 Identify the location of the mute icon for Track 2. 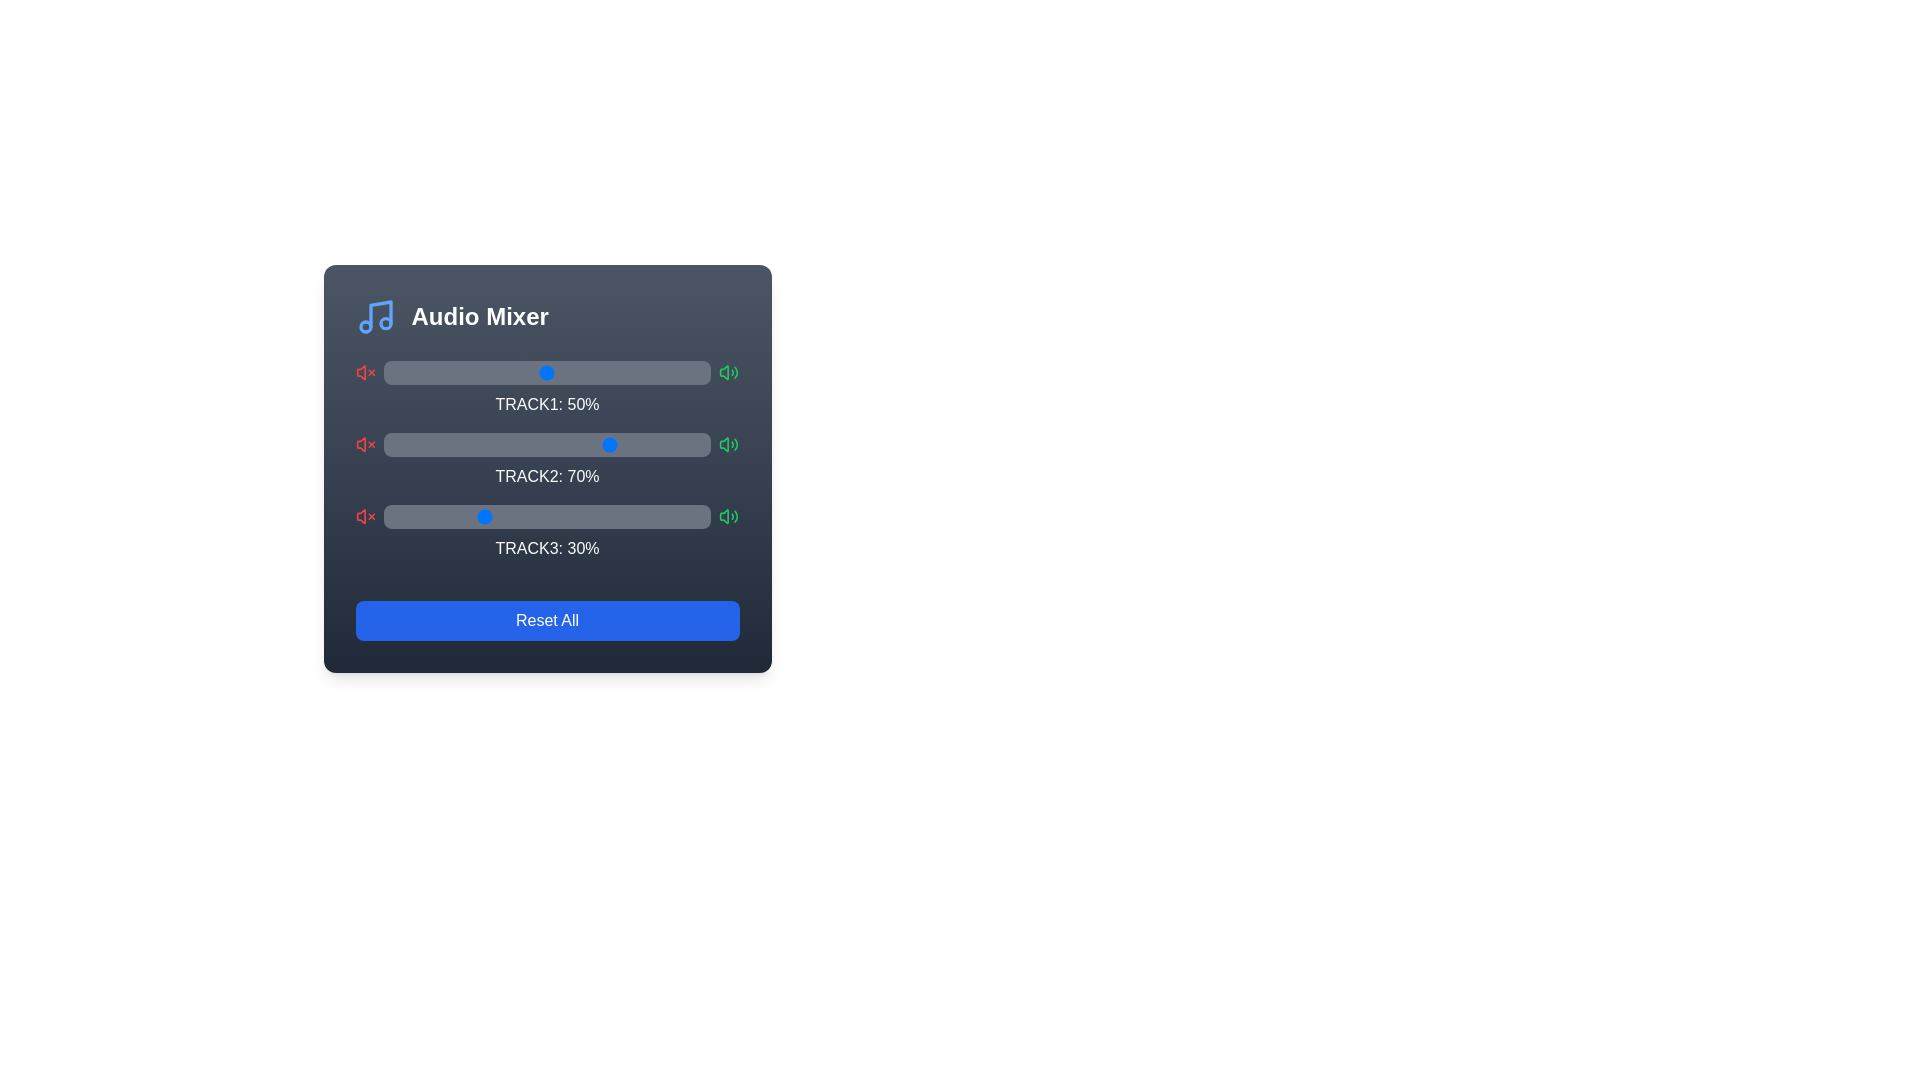
(365, 443).